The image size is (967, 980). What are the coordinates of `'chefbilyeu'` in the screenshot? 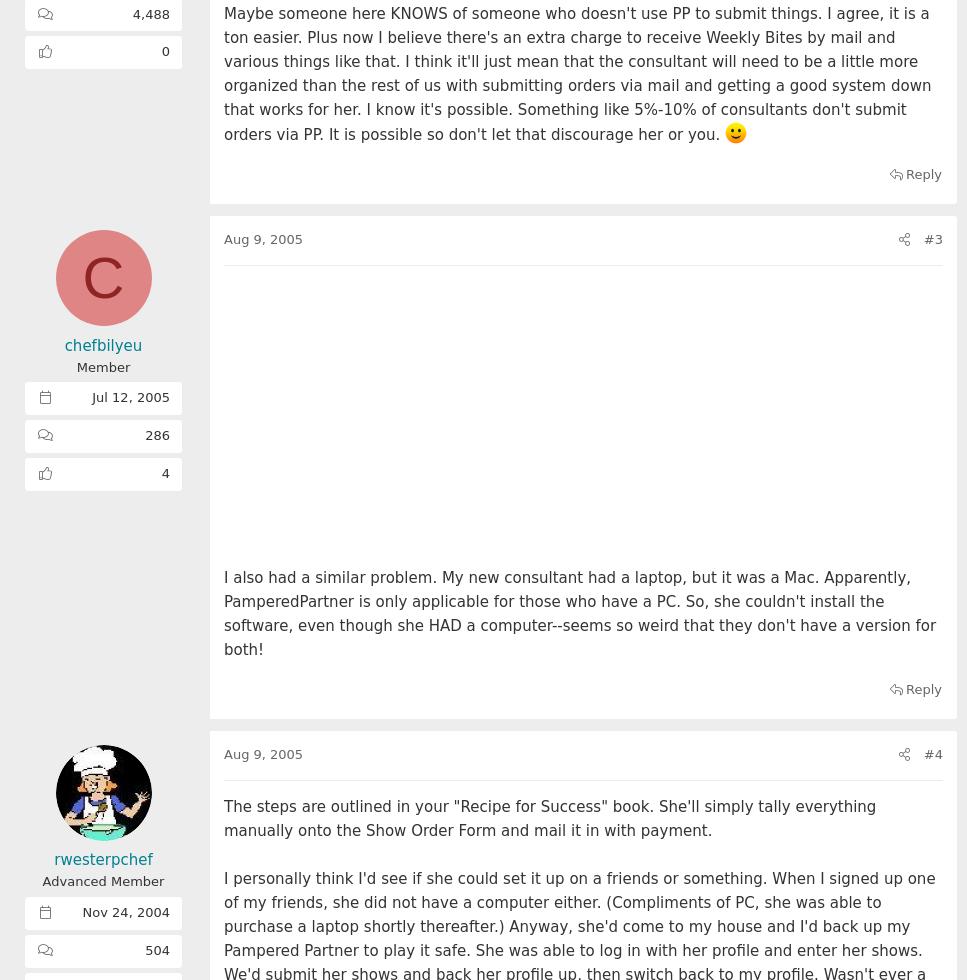 It's located at (102, 344).